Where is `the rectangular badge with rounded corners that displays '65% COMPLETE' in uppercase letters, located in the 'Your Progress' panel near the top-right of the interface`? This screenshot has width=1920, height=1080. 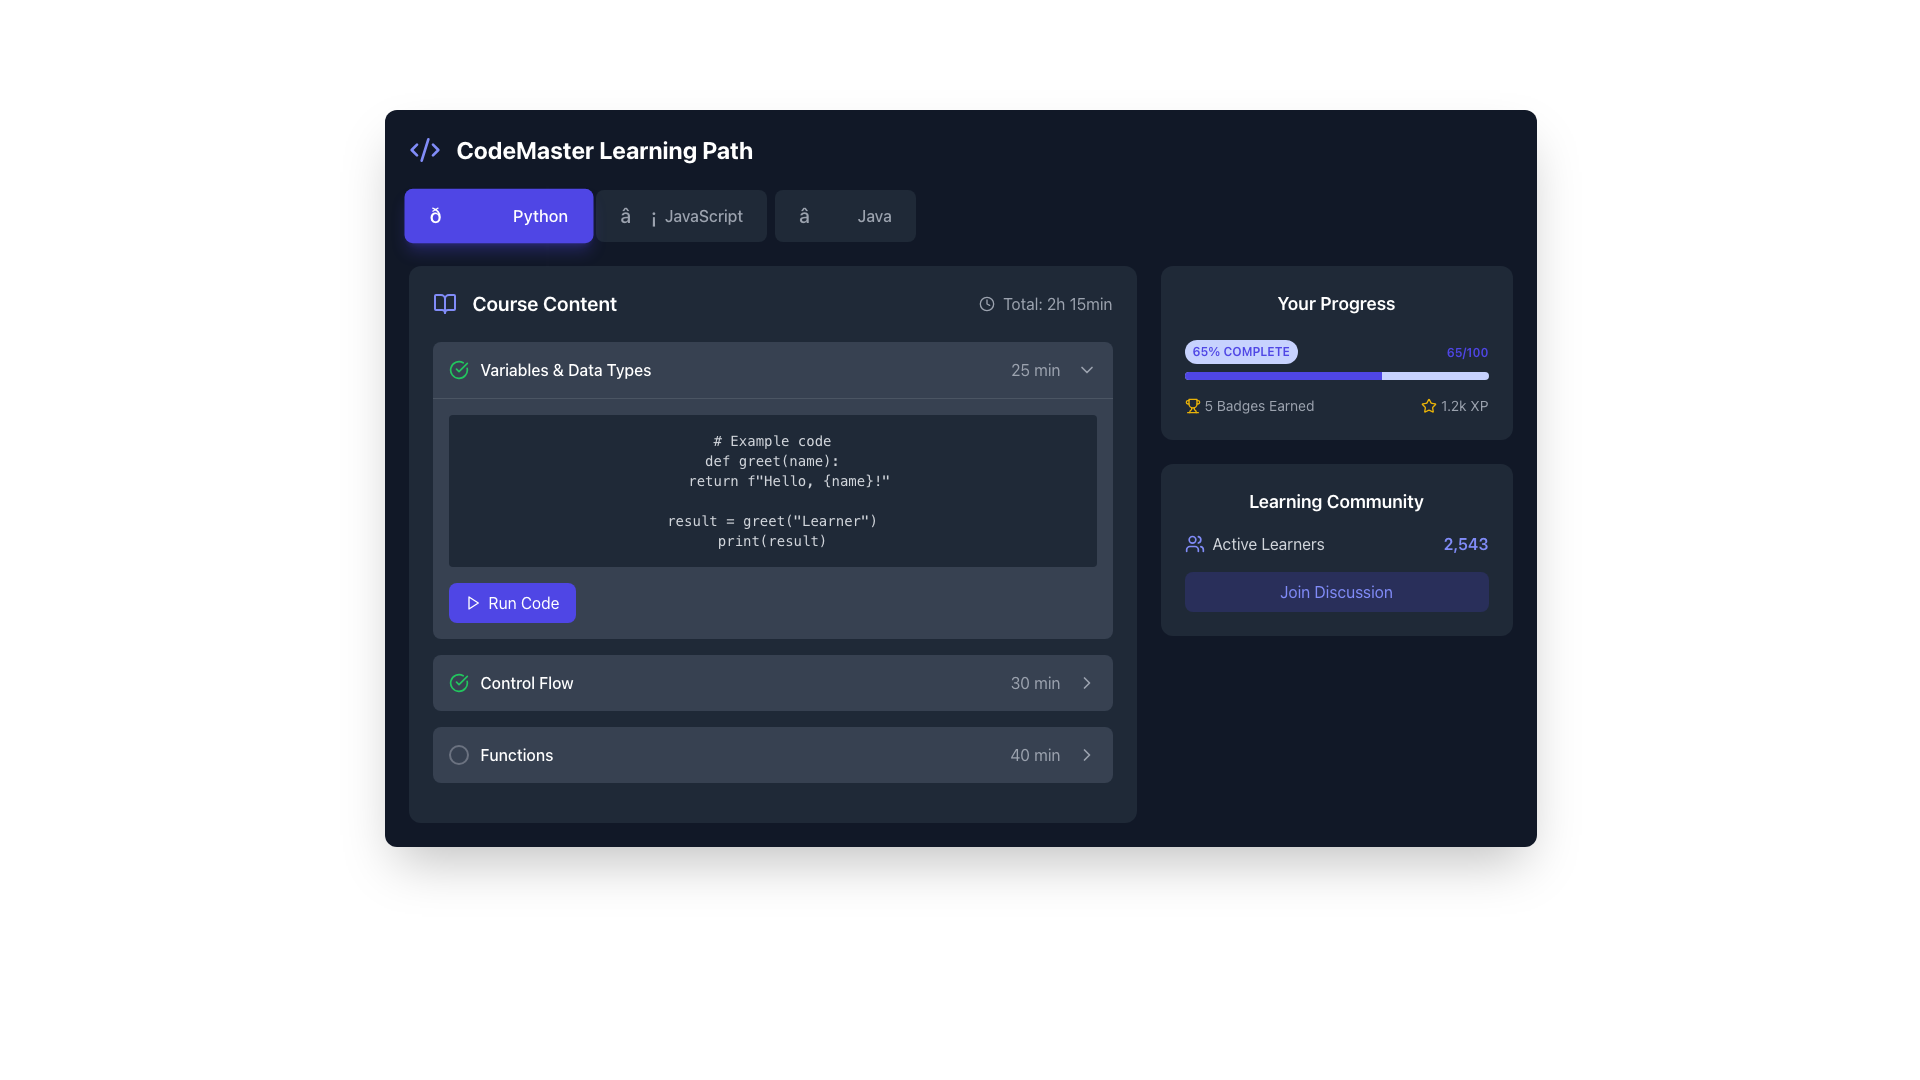 the rectangular badge with rounded corners that displays '65% COMPLETE' in uppercase letters, located in the 'Your Progress' panel near the top-right of the interface is located at coordinates (1240, 350).